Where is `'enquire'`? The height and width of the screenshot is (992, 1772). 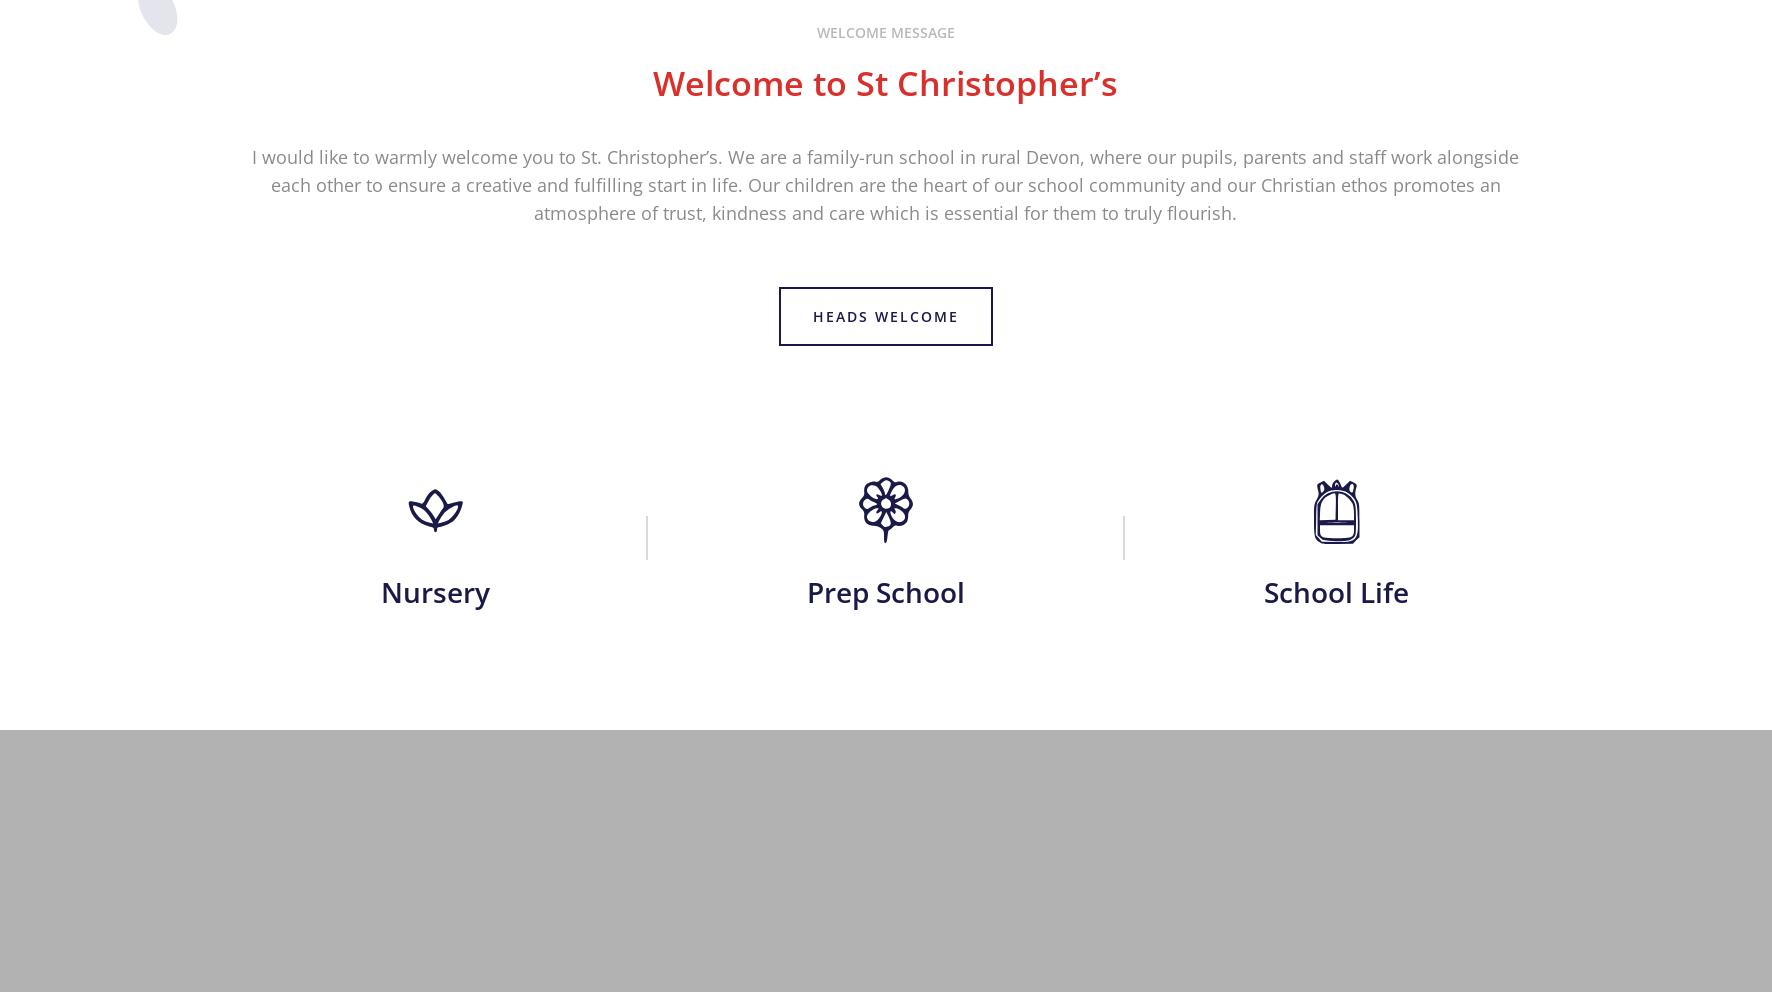
'enquire' is located at coordinates (885, 405).